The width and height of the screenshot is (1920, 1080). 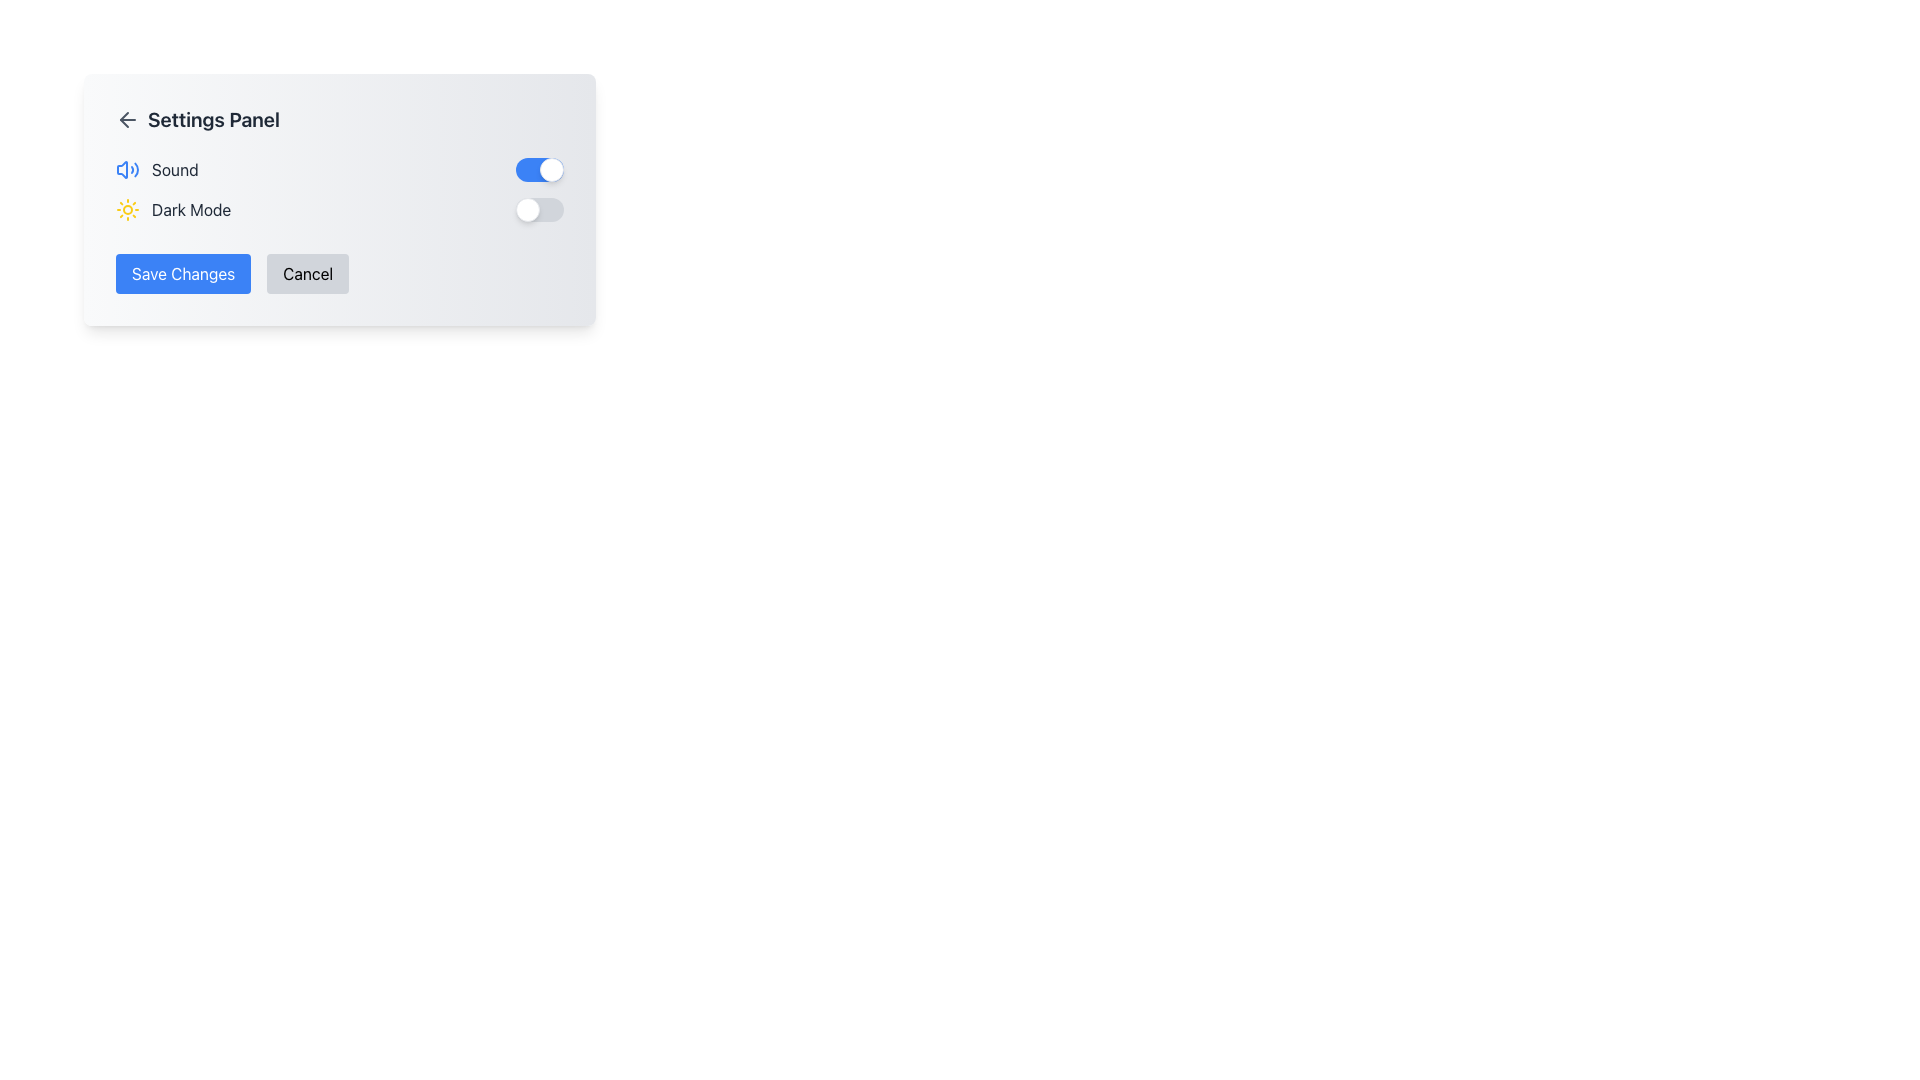 I want to click on the sound wave or speaker icon located to the left of the 'Sound' text in the upper-left section of the settings panel, so click(x=121, y=168).